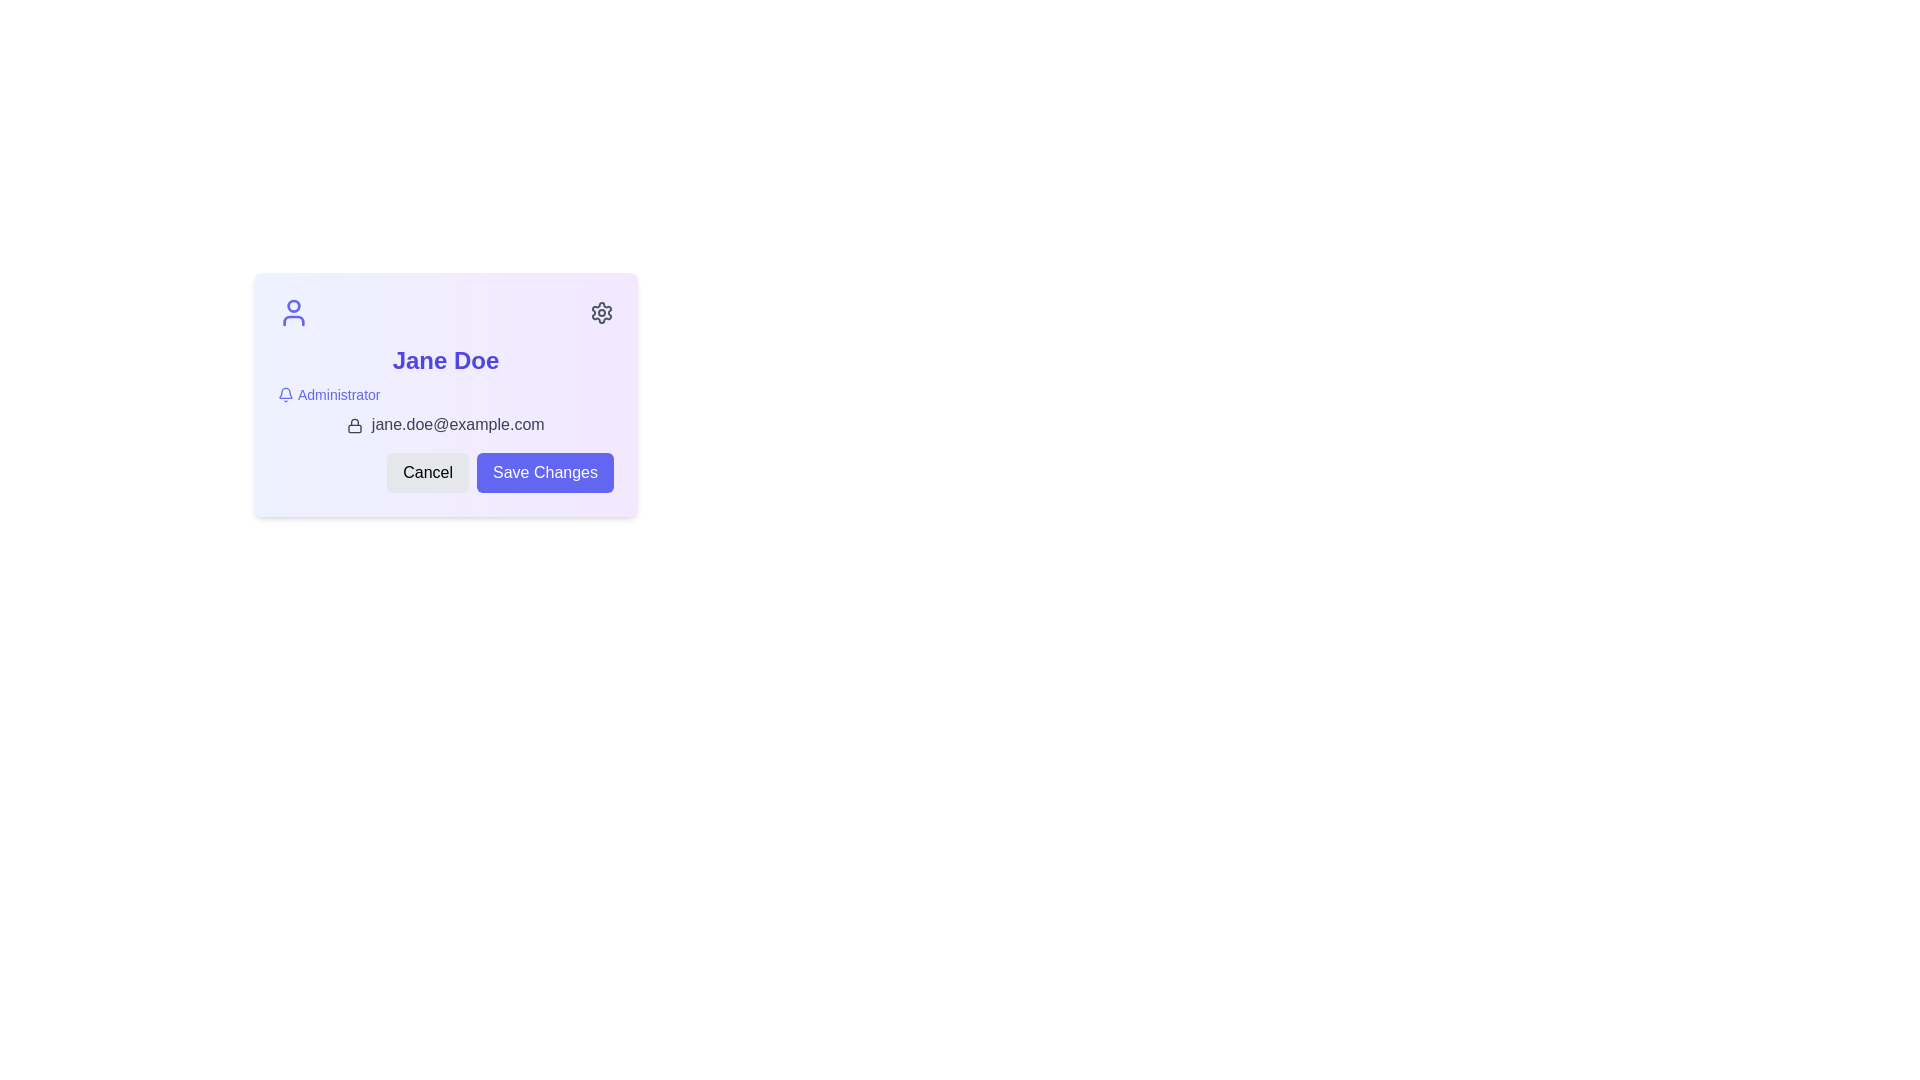 Image resolution: width=1920 pixels, height=1080 pixels. I want to click on the SVG circle element that represents the head of the user profile icon in the top-left corner of the card interface, so click(292, 305).